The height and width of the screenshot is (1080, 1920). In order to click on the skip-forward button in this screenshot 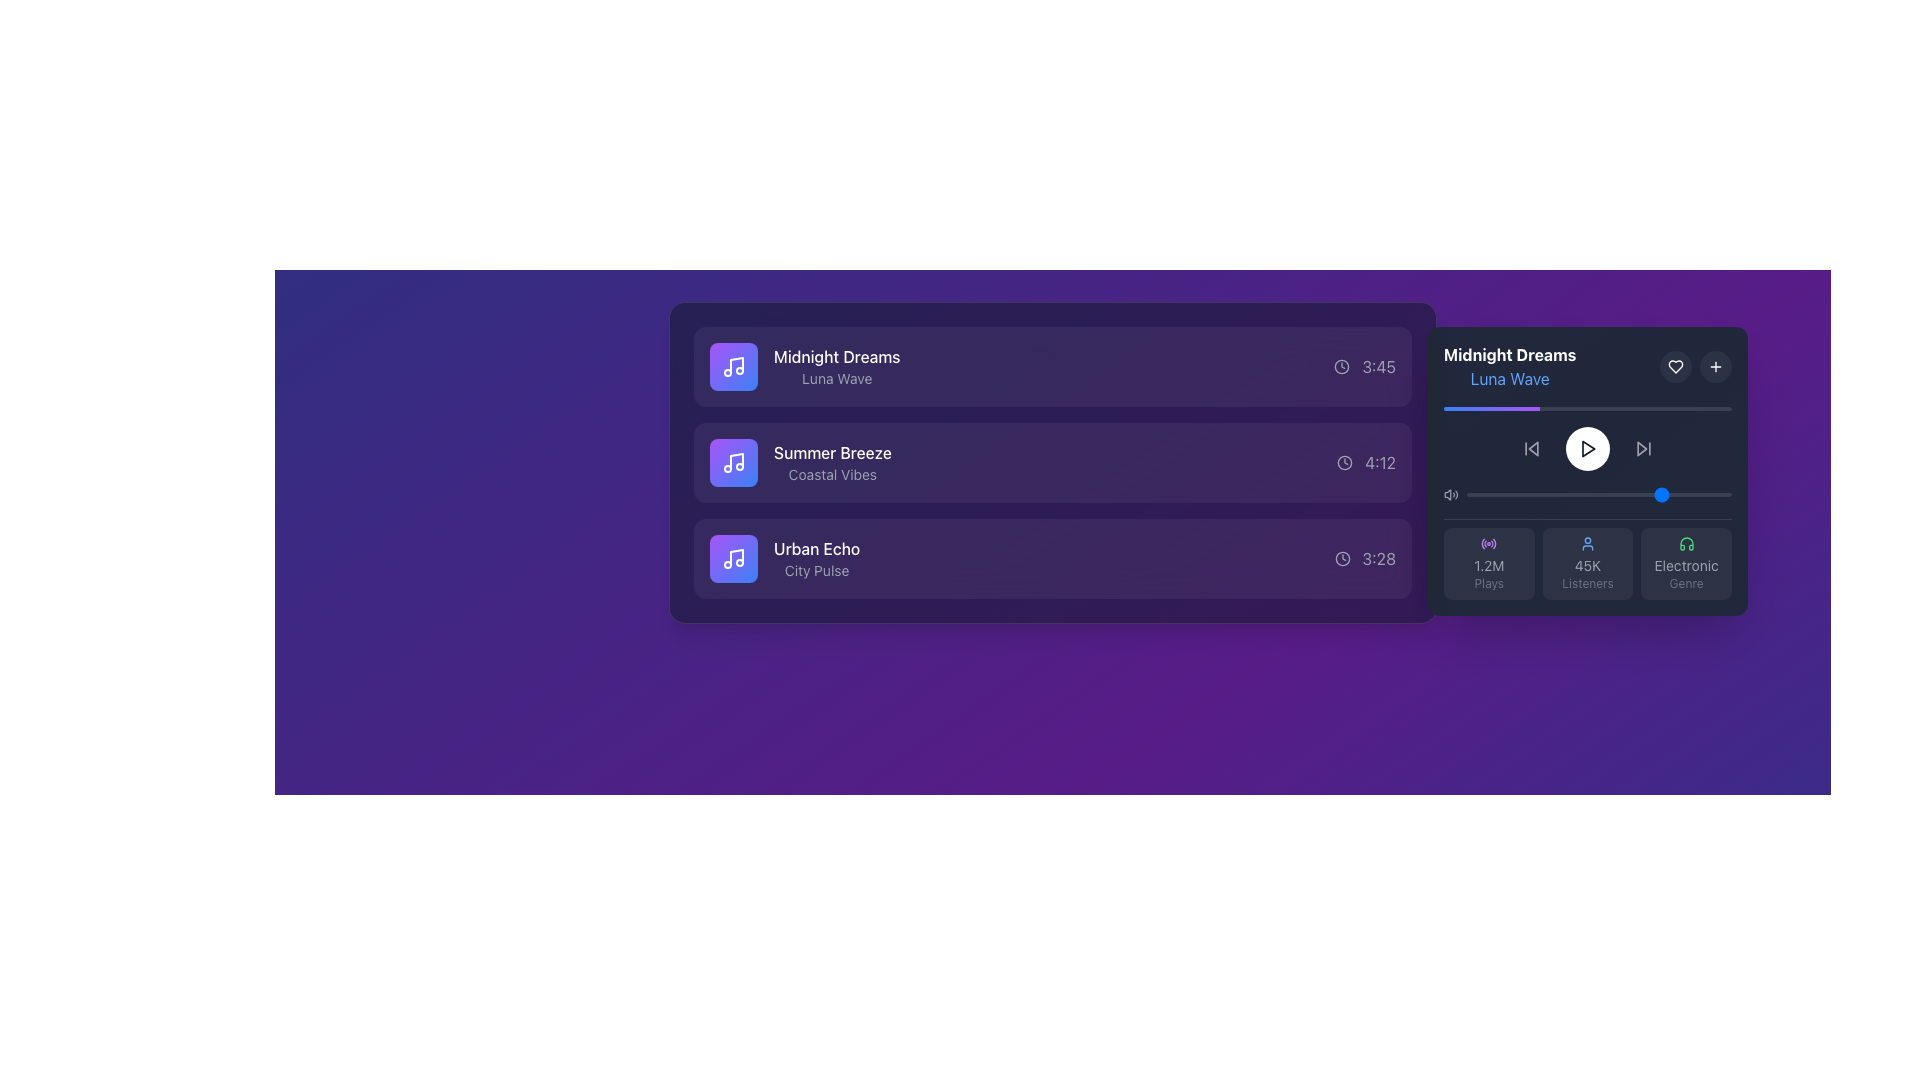, I will do `click(1643, 447)`.